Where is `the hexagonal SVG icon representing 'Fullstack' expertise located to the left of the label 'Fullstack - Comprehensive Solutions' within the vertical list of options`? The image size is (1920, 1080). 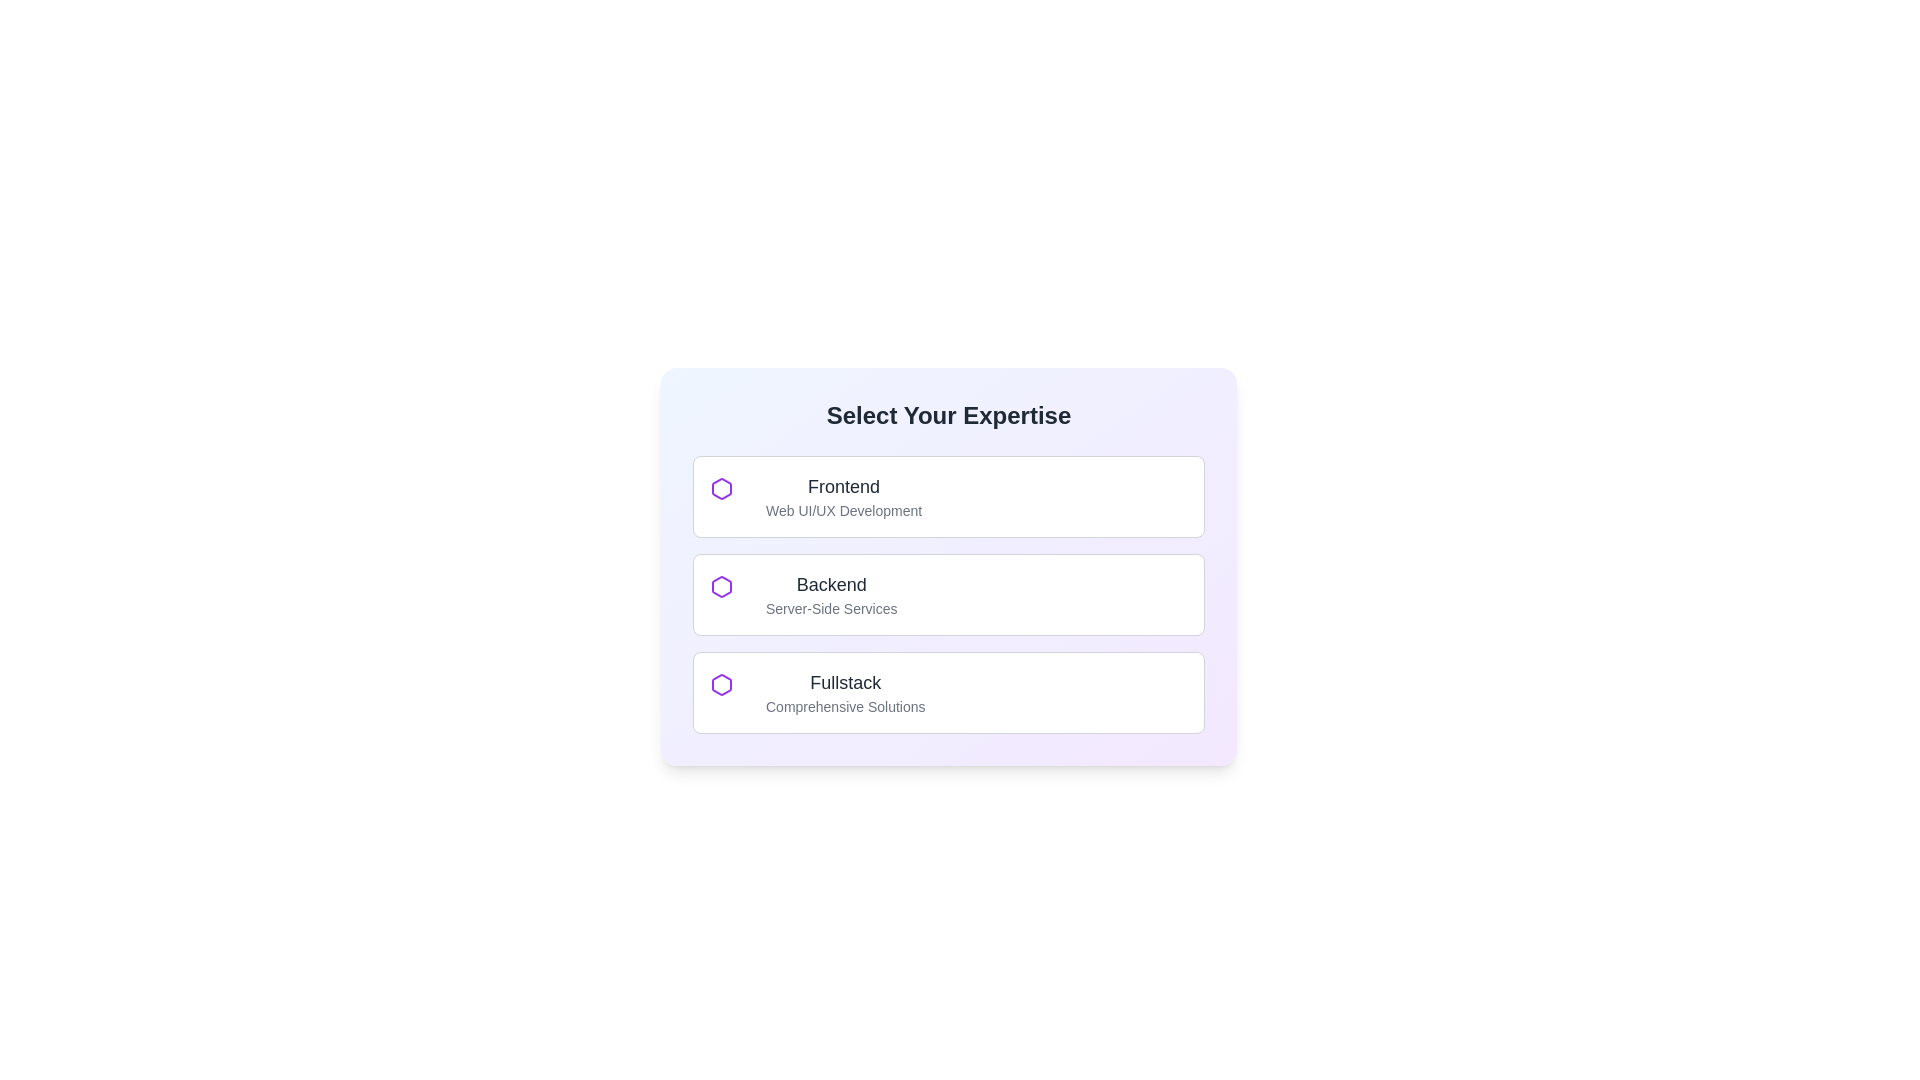
the hexagonal SVG icon representing 'Fullstack' expertise located to the left of the label 'Fullstack - Comprehensive Solutions' within the vertical list of options is located at coordinates (720, 684).